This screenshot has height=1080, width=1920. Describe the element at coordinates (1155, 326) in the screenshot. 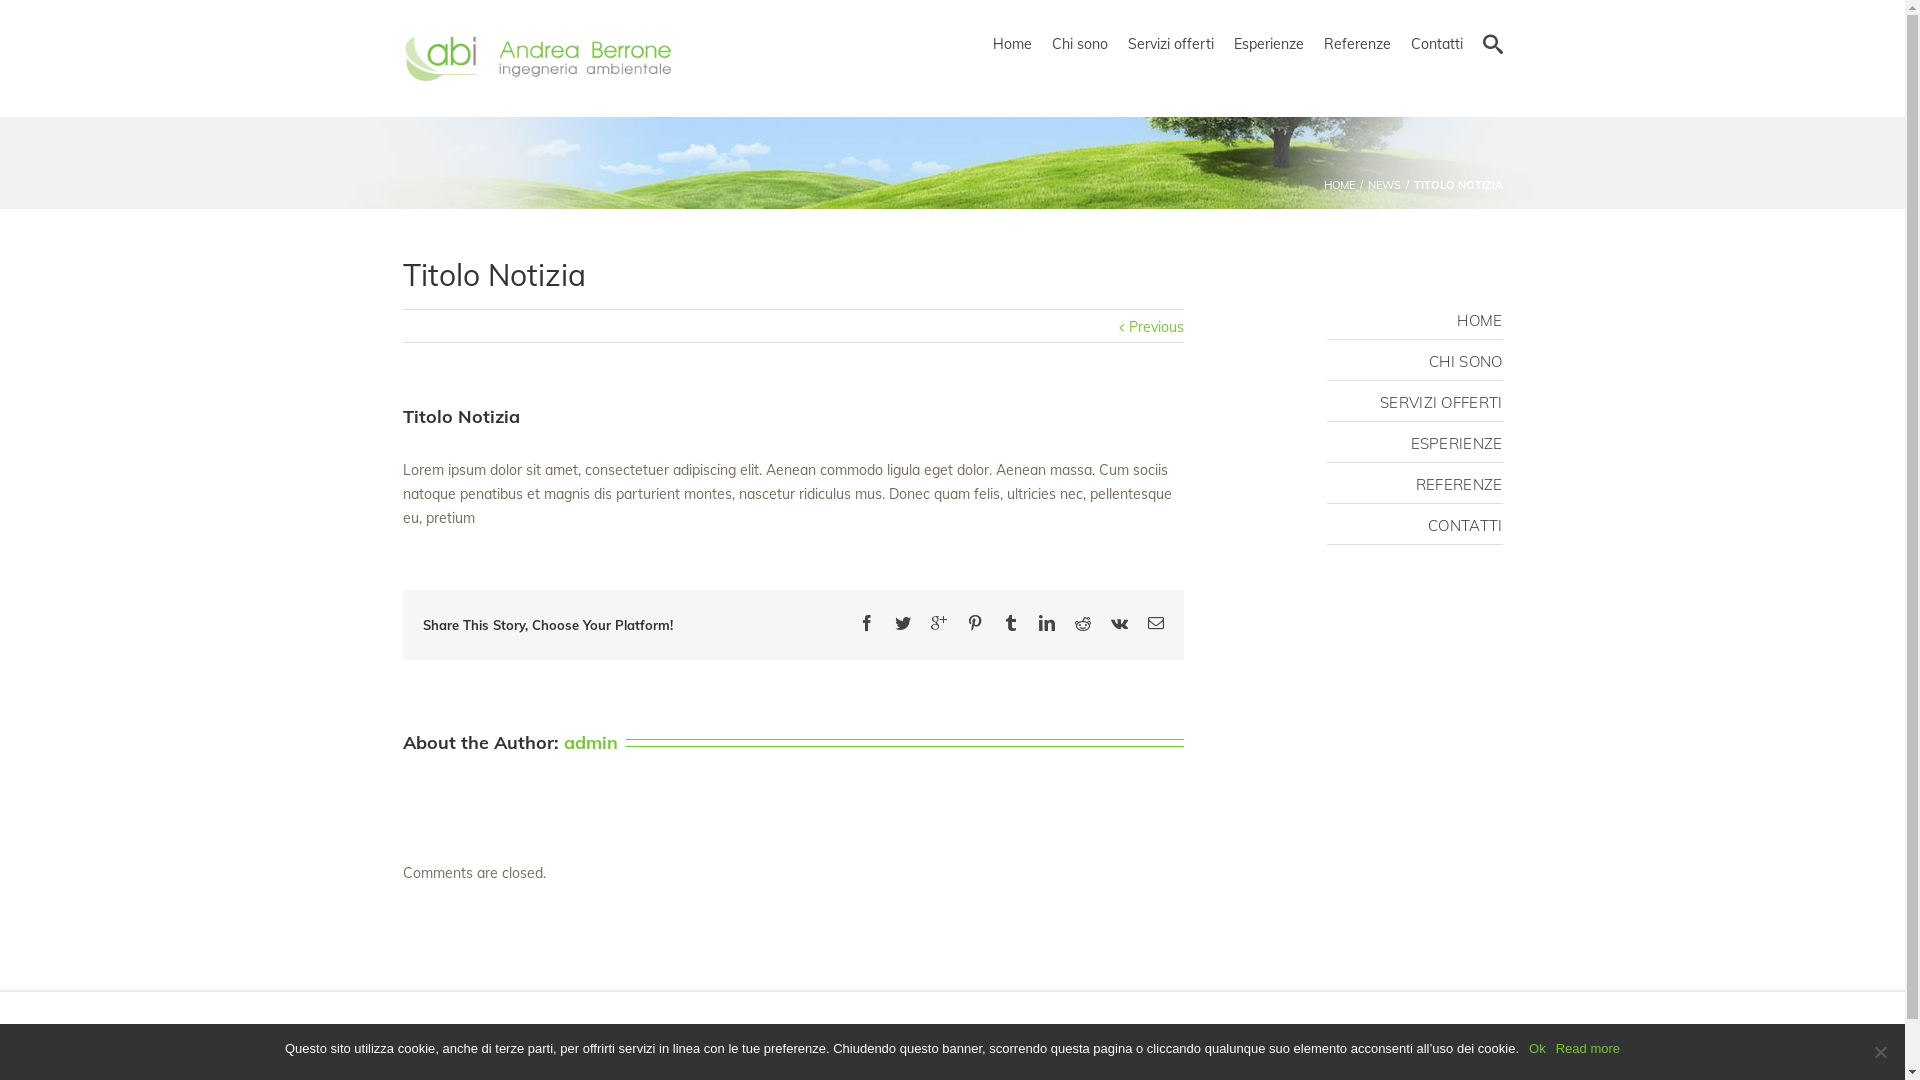

I see `'Previous'` at that location.